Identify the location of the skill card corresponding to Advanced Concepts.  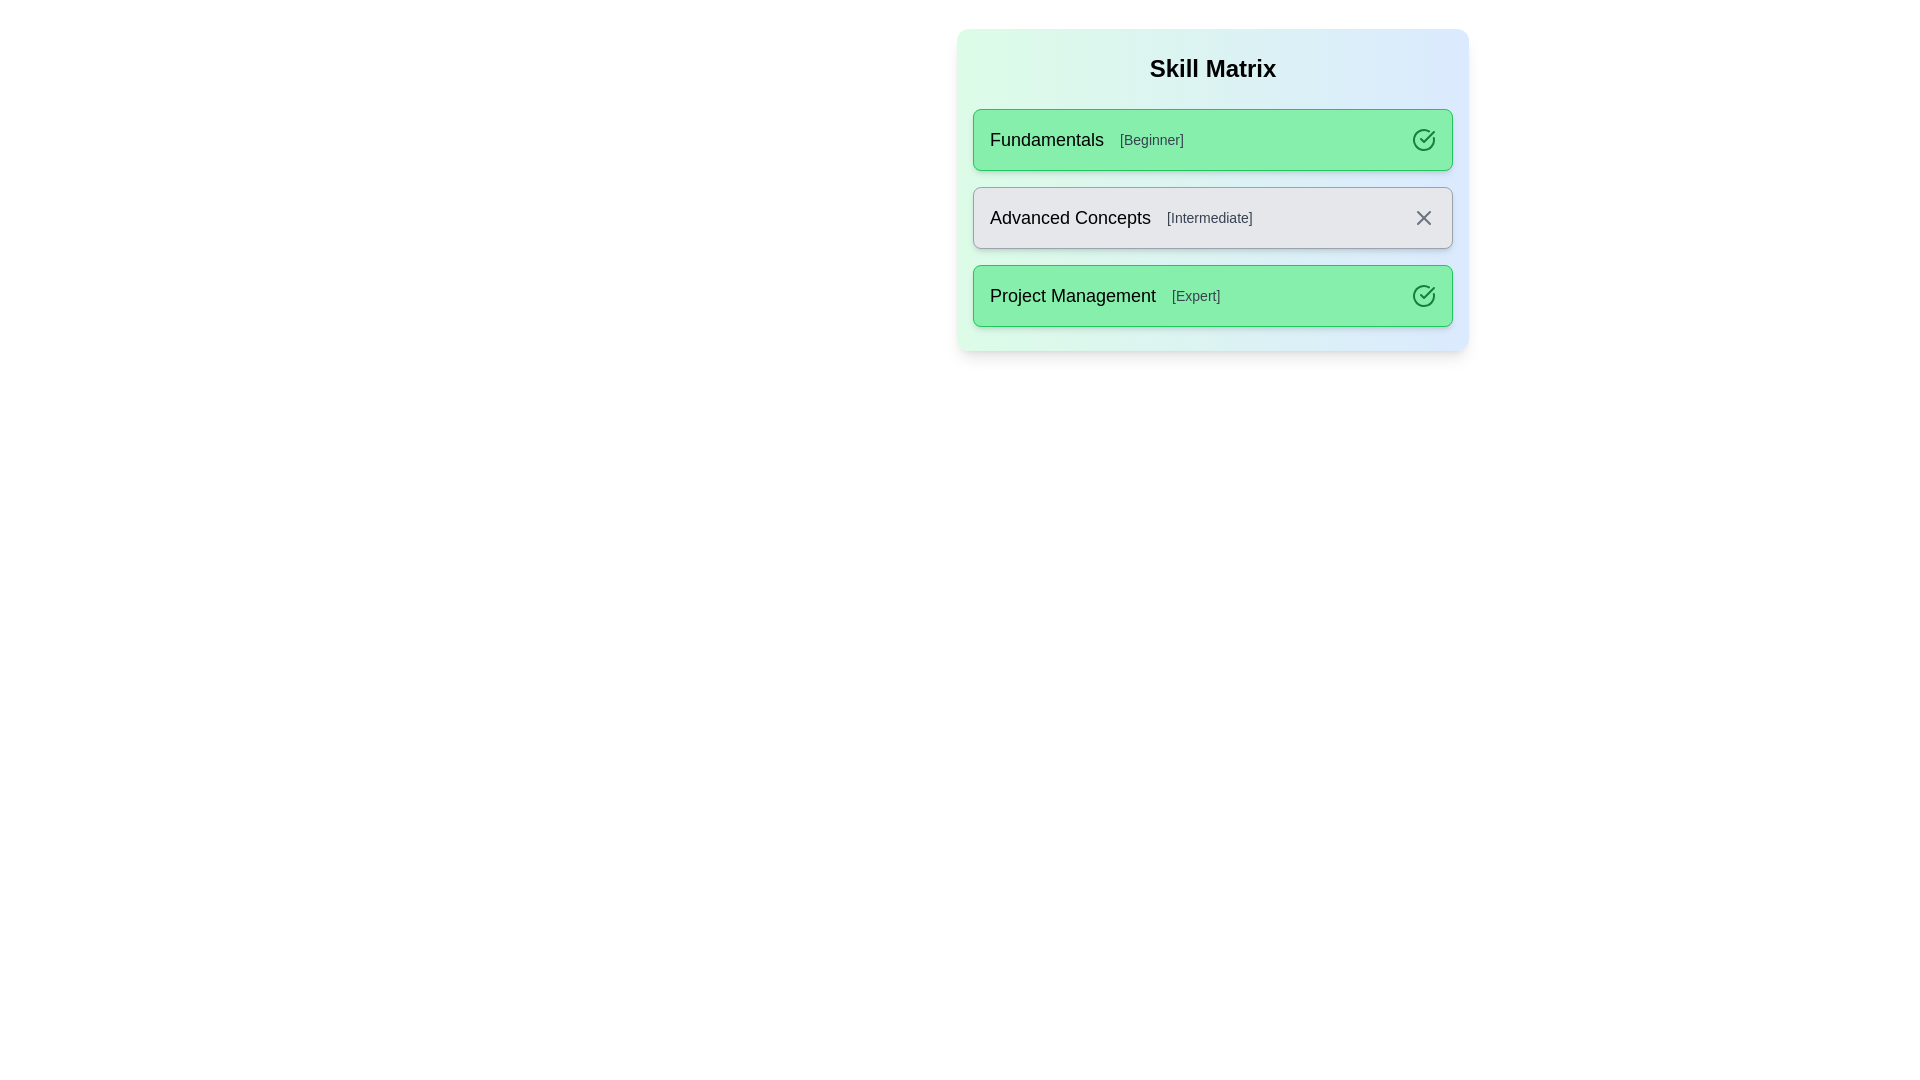
(1212, 218).